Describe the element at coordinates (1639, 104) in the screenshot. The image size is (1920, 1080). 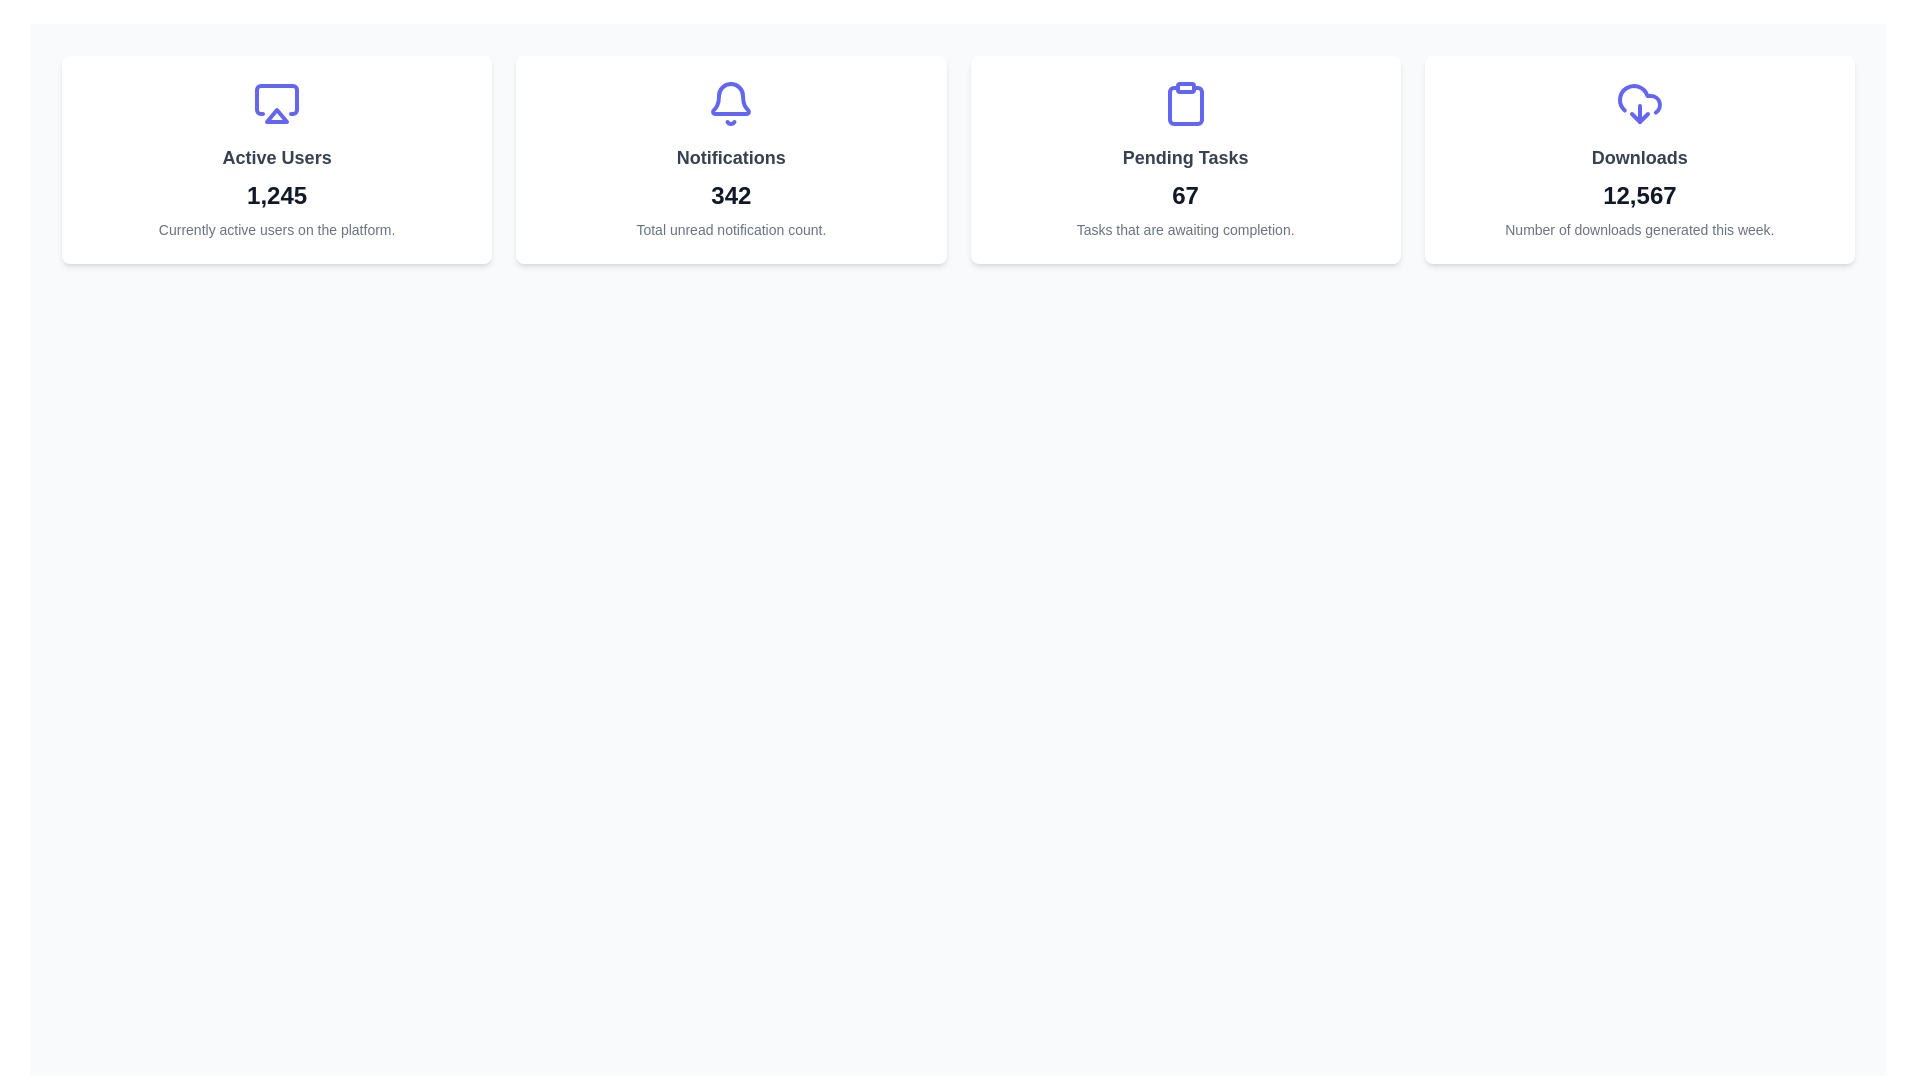
I see `the download icon located at the top center of the 'Downloads' card, which visually represents the download statistics` at that location.